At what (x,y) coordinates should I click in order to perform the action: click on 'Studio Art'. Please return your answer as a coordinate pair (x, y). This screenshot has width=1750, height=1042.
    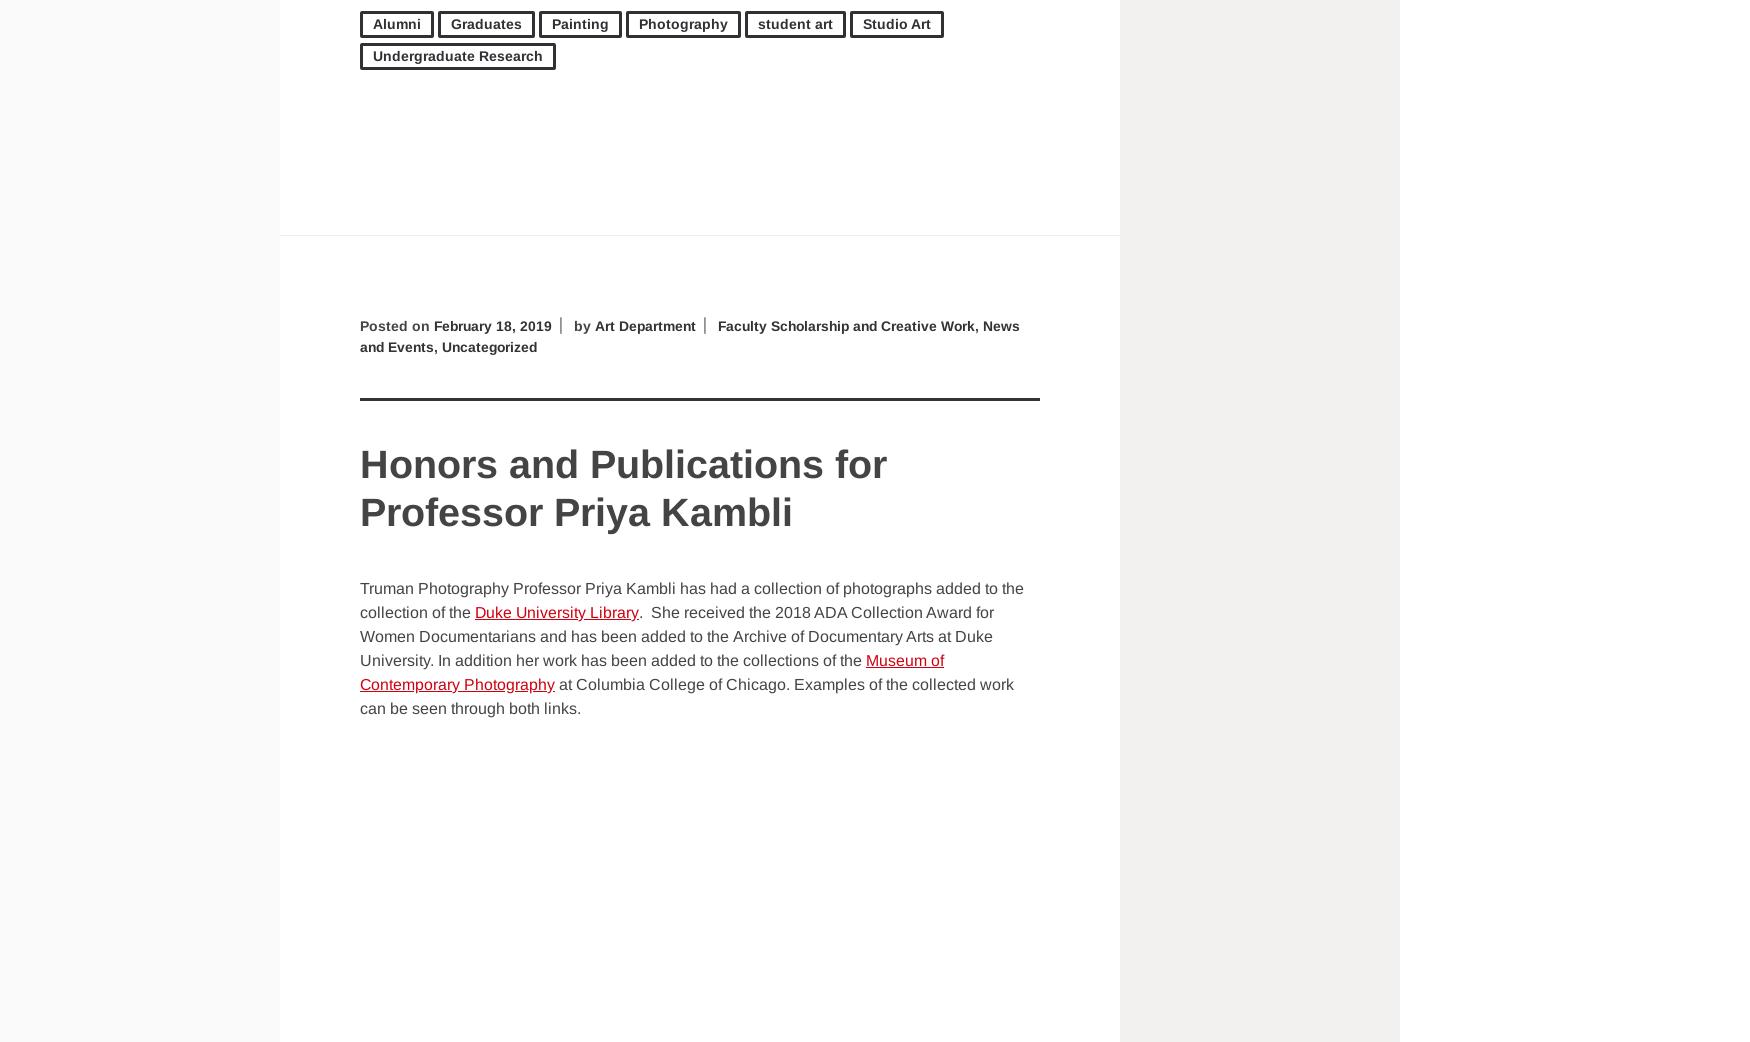
    Looking at the image, I should click on (896, 22).